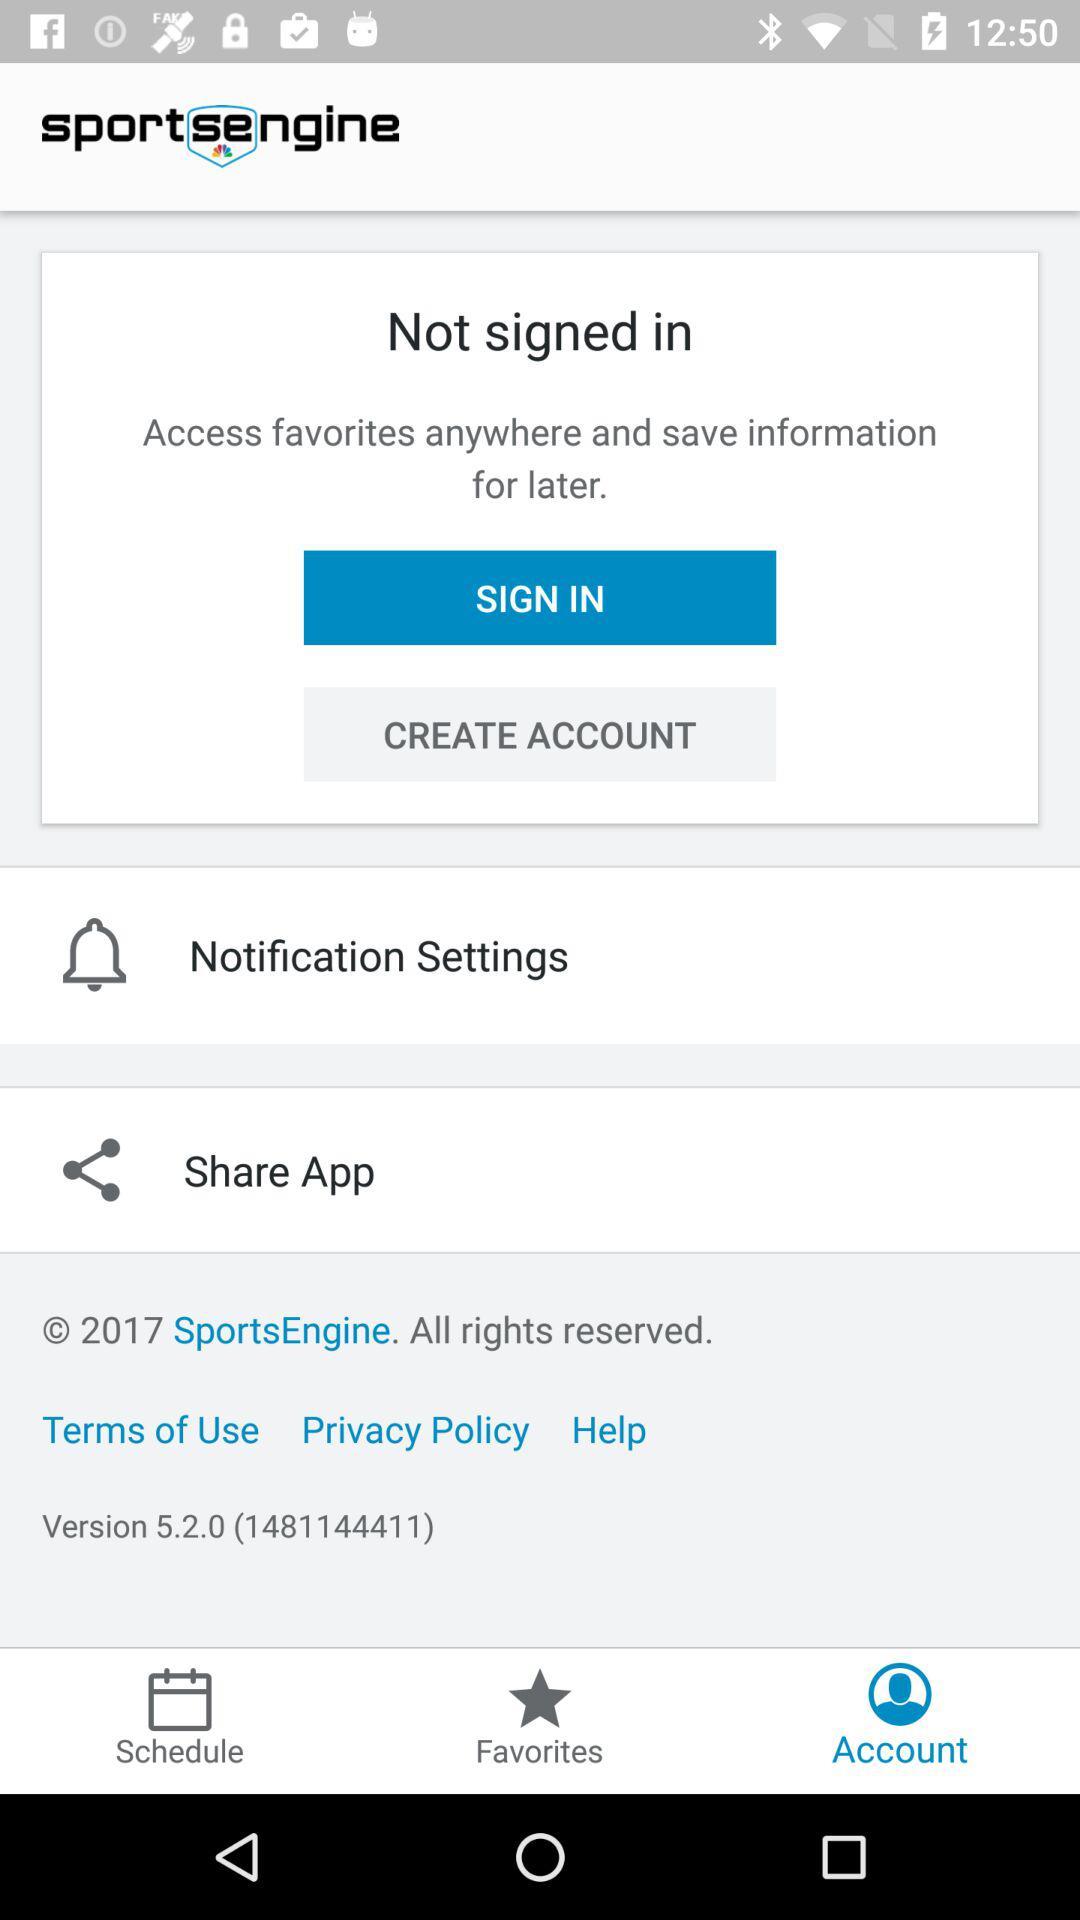 This screenshot has width=1080, height=1920. I want to click on the item above terms of use item, so click(378, 1329).